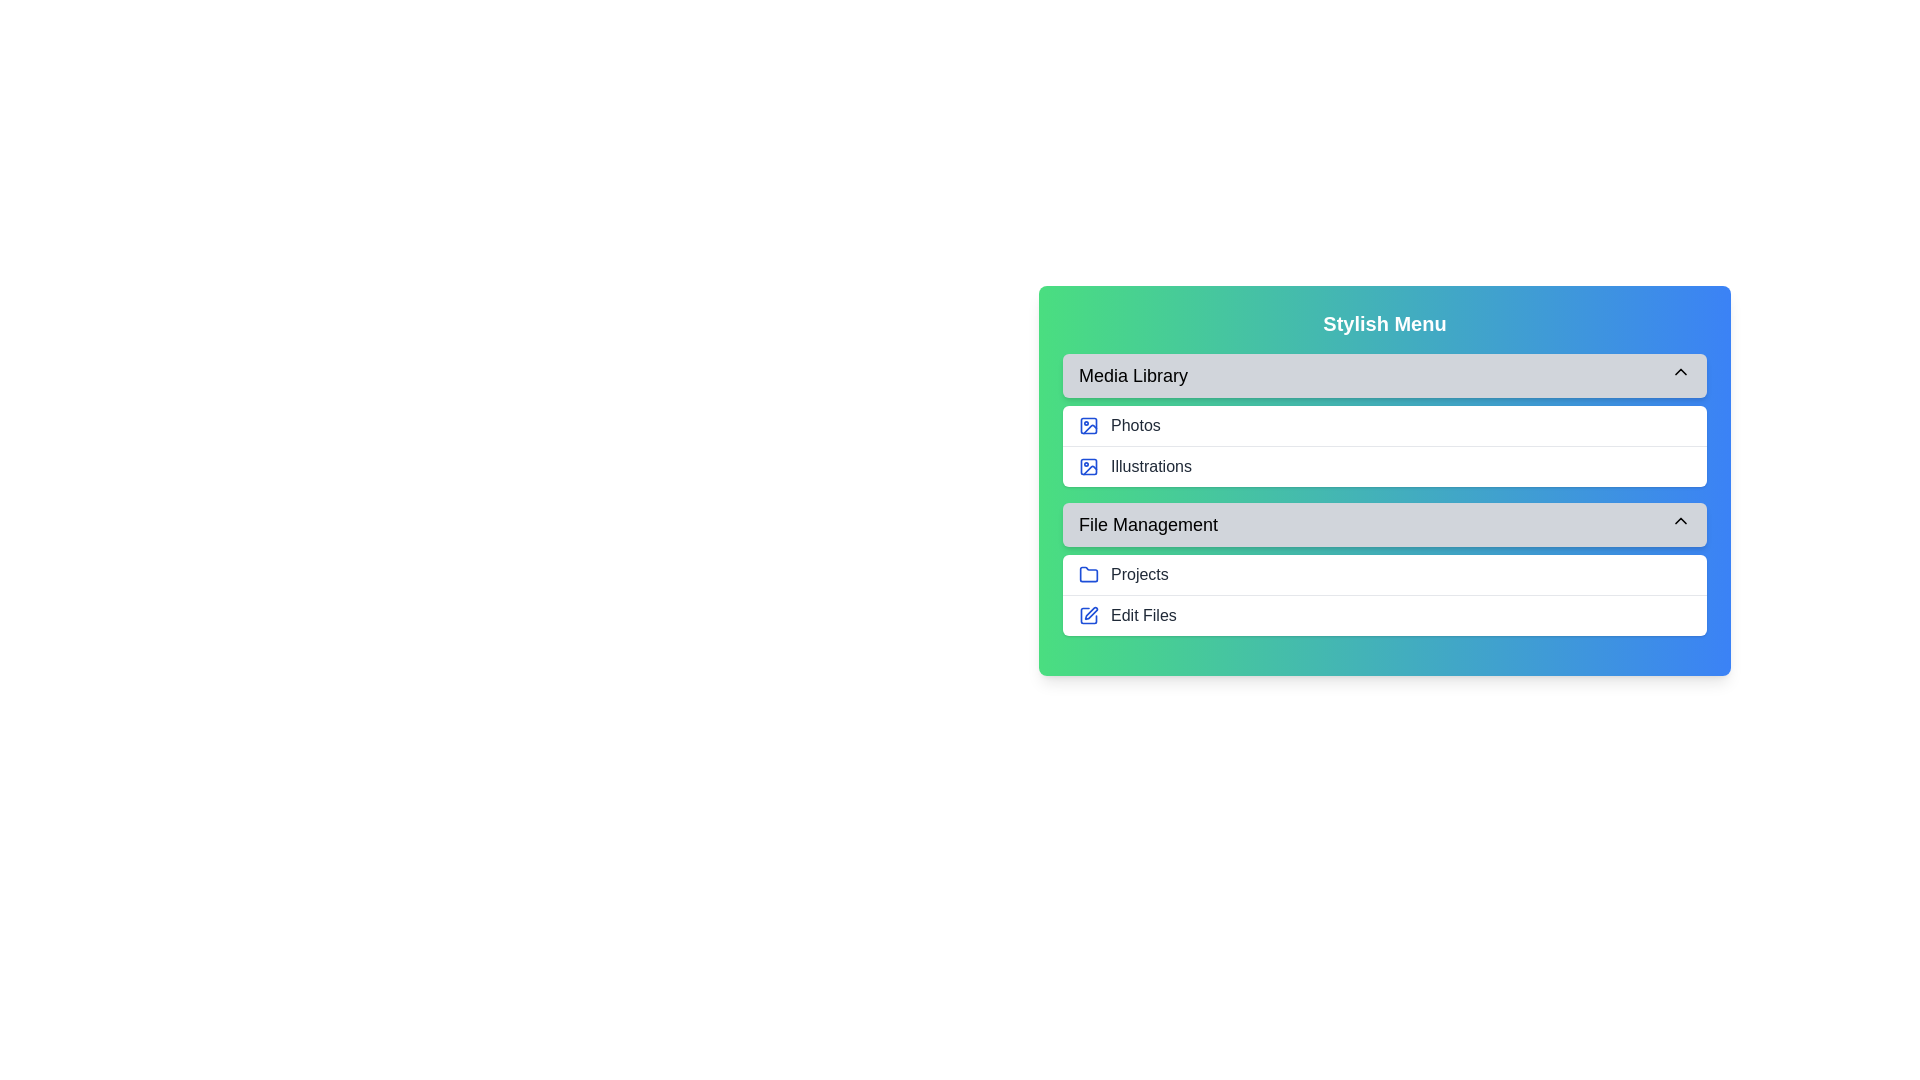 This screenshot has width=1920, height=1080. I want to click on the 'Photos' icon, so click(1088, 424).